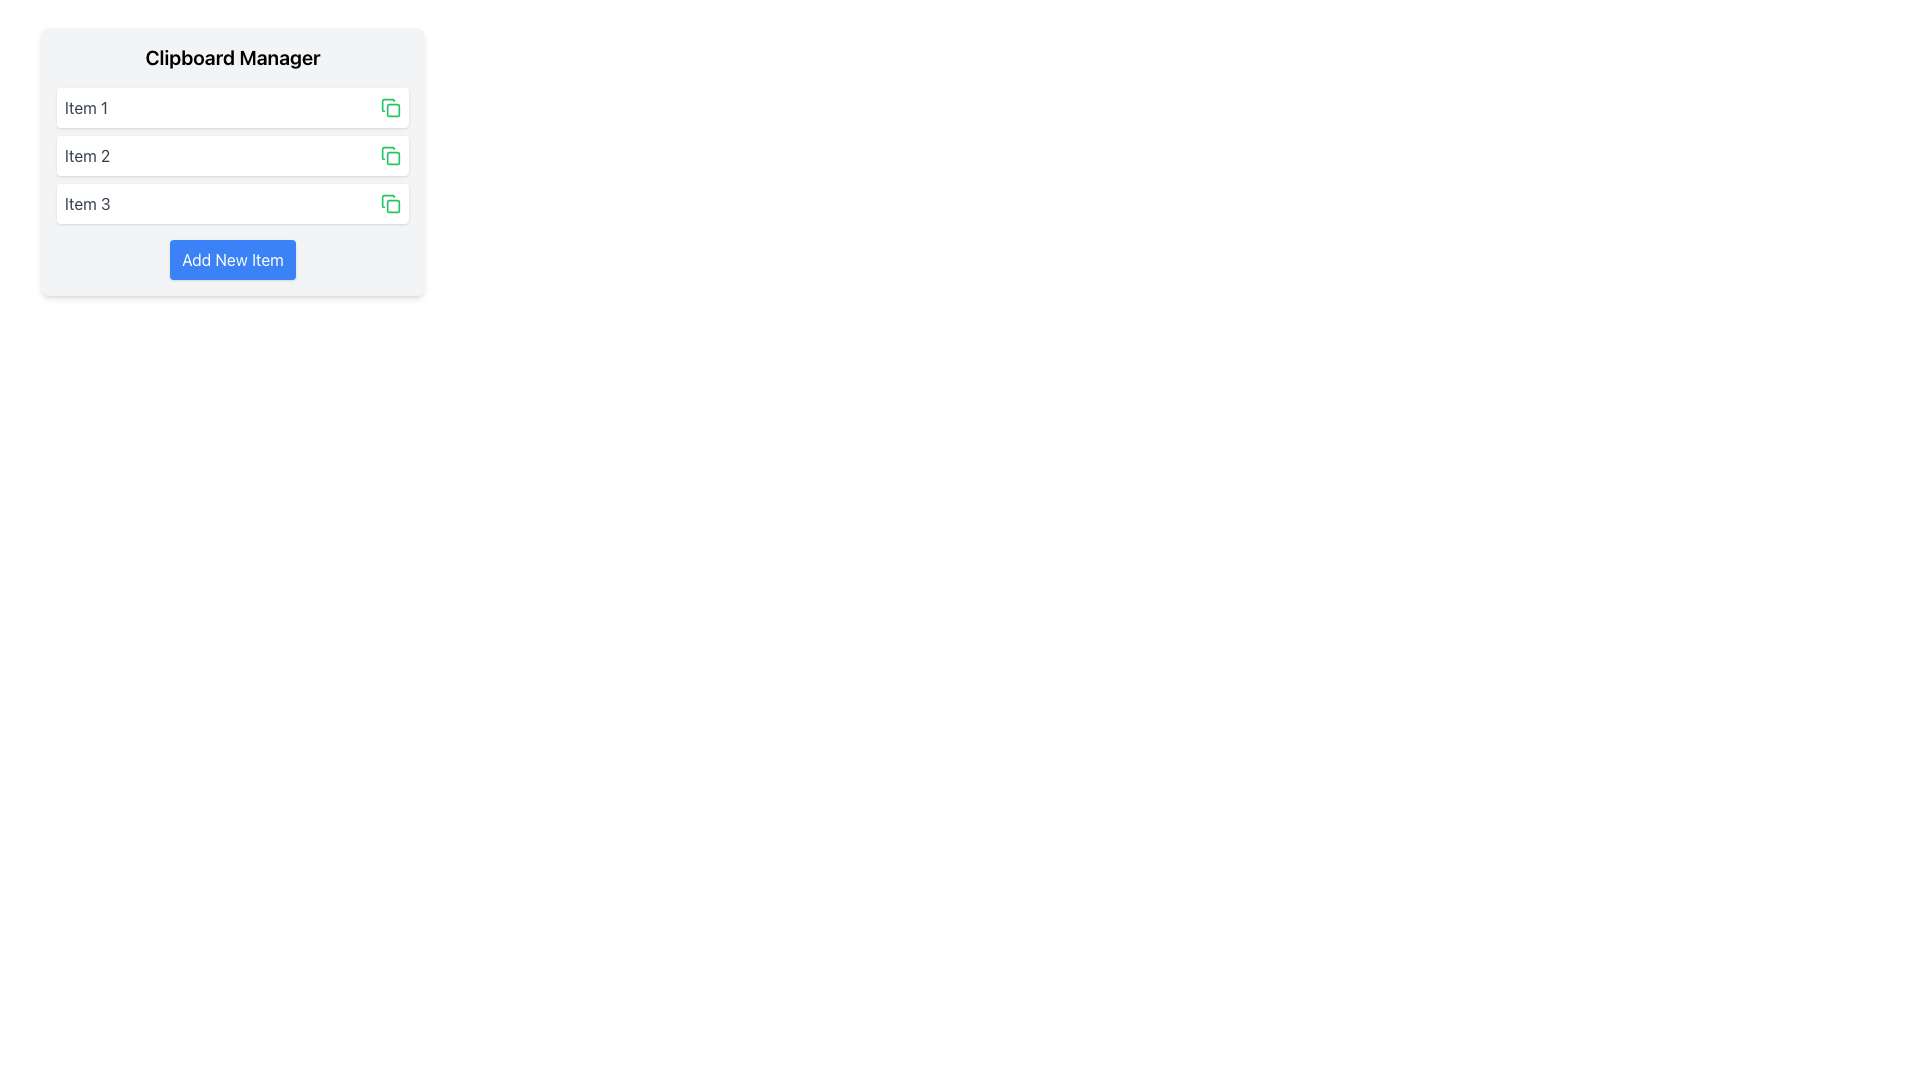 Image resolution: width=1920 pixels, height=1080 pixels. What do you see at coordinates (393, 110) in the screenshot?
I see `the small rectangle with rounded corners, part of the document-like icon located to the right side of the first item entry in a vertical list` at bounding box center [393, 110].